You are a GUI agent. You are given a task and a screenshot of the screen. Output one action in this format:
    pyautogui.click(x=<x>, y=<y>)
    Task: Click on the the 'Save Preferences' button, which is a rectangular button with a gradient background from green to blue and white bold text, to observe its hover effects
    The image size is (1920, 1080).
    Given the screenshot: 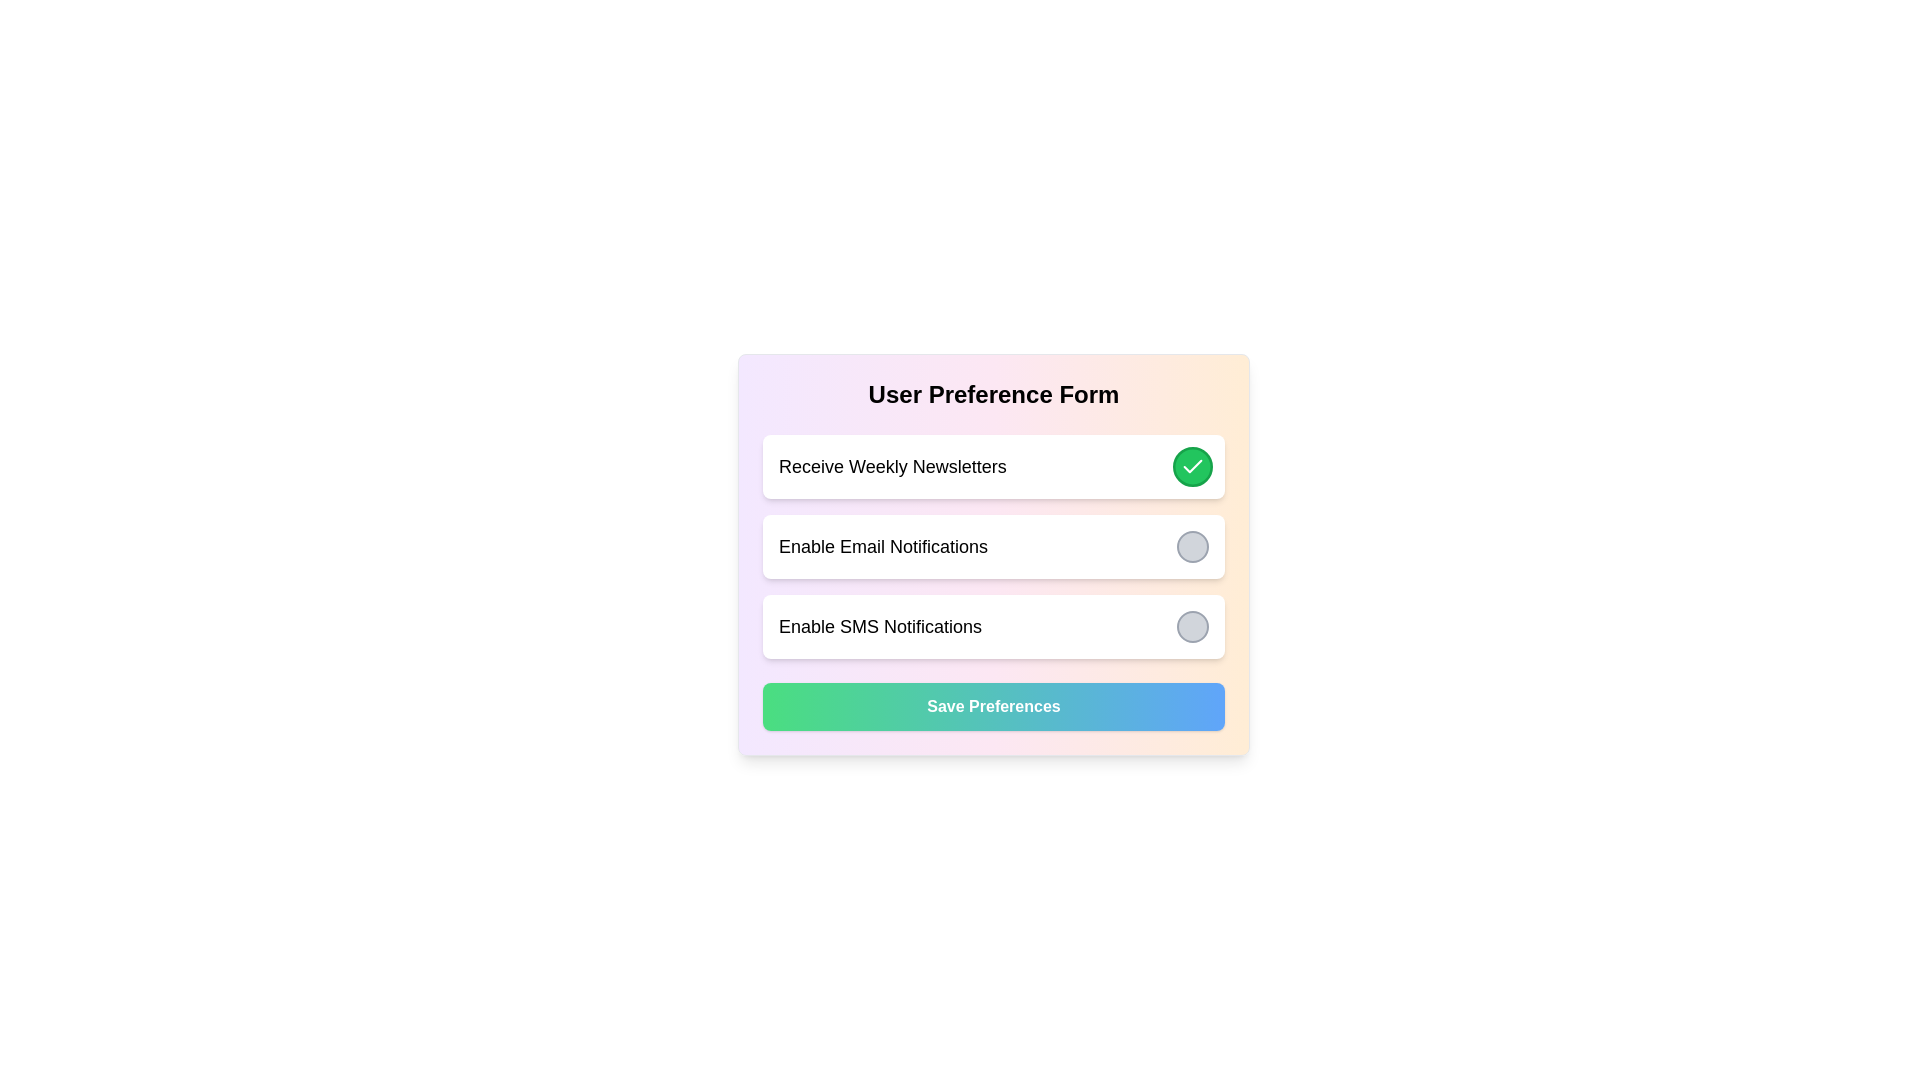 What is the action you would take?
    pyautogui.click(x=993, y=705)
    